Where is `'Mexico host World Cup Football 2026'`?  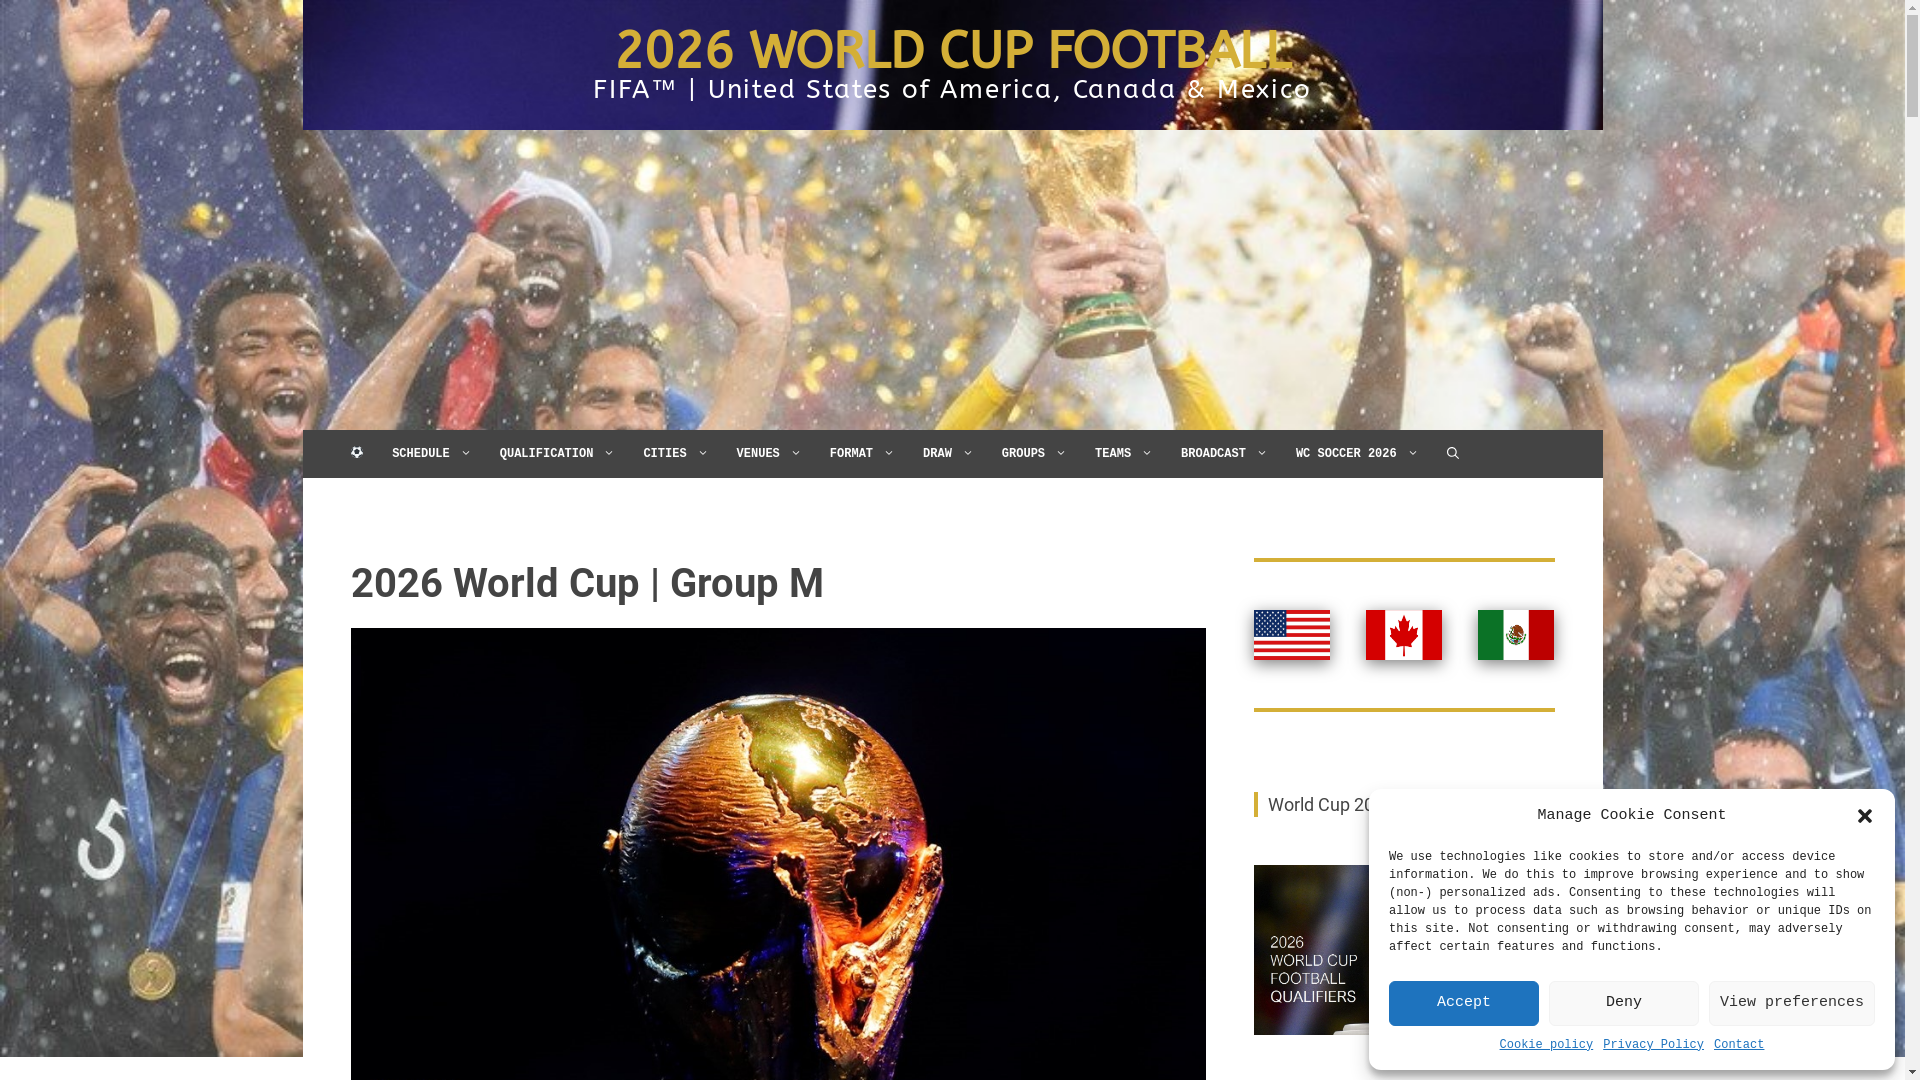 'Mexico host World Cup Football 2026' is located at coordinates (1478, 635).